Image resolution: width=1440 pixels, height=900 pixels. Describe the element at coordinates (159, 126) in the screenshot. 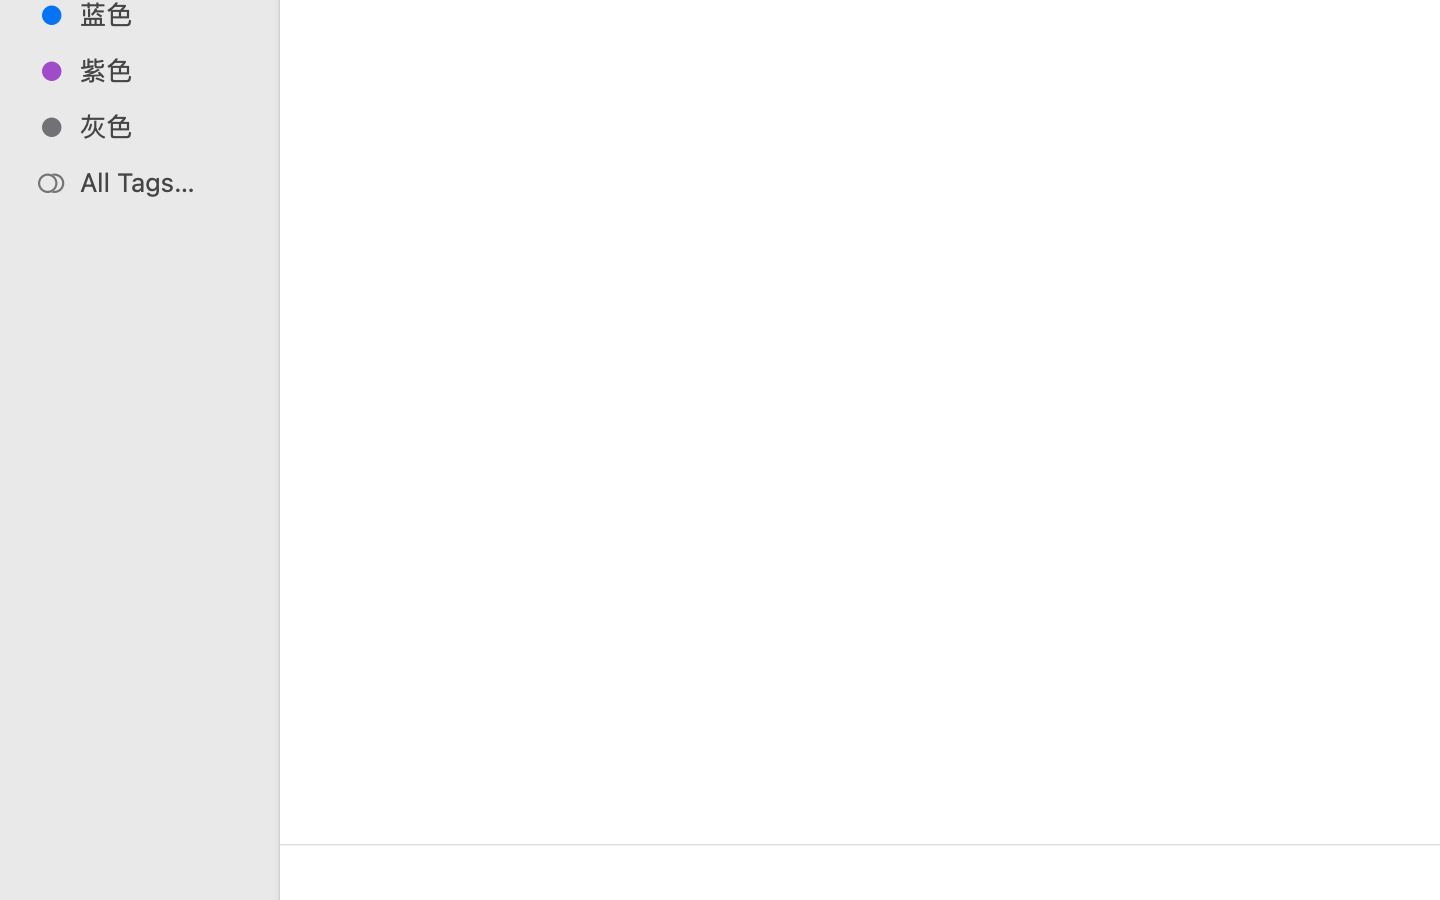

I see `'灰色'` at that location.